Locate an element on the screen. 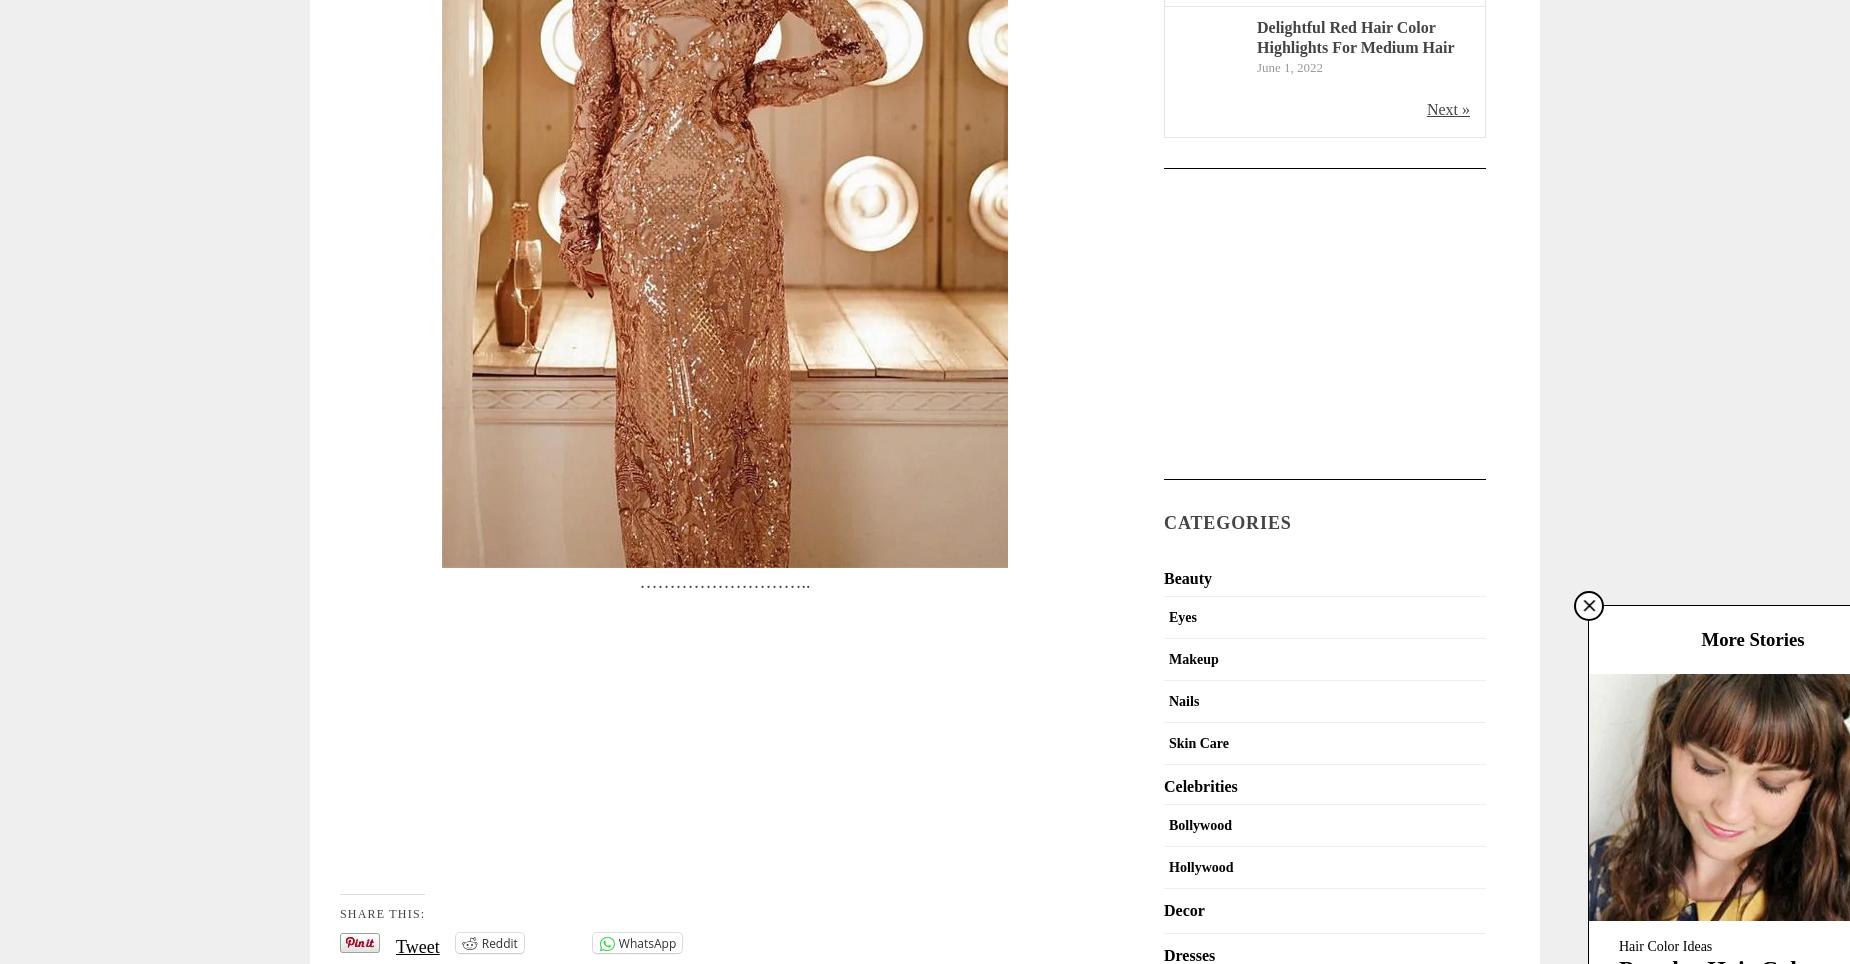 Image resolution: width=1850 pixels, height=964 pixels. 'Decor' is located at coordinates (1183, 908).